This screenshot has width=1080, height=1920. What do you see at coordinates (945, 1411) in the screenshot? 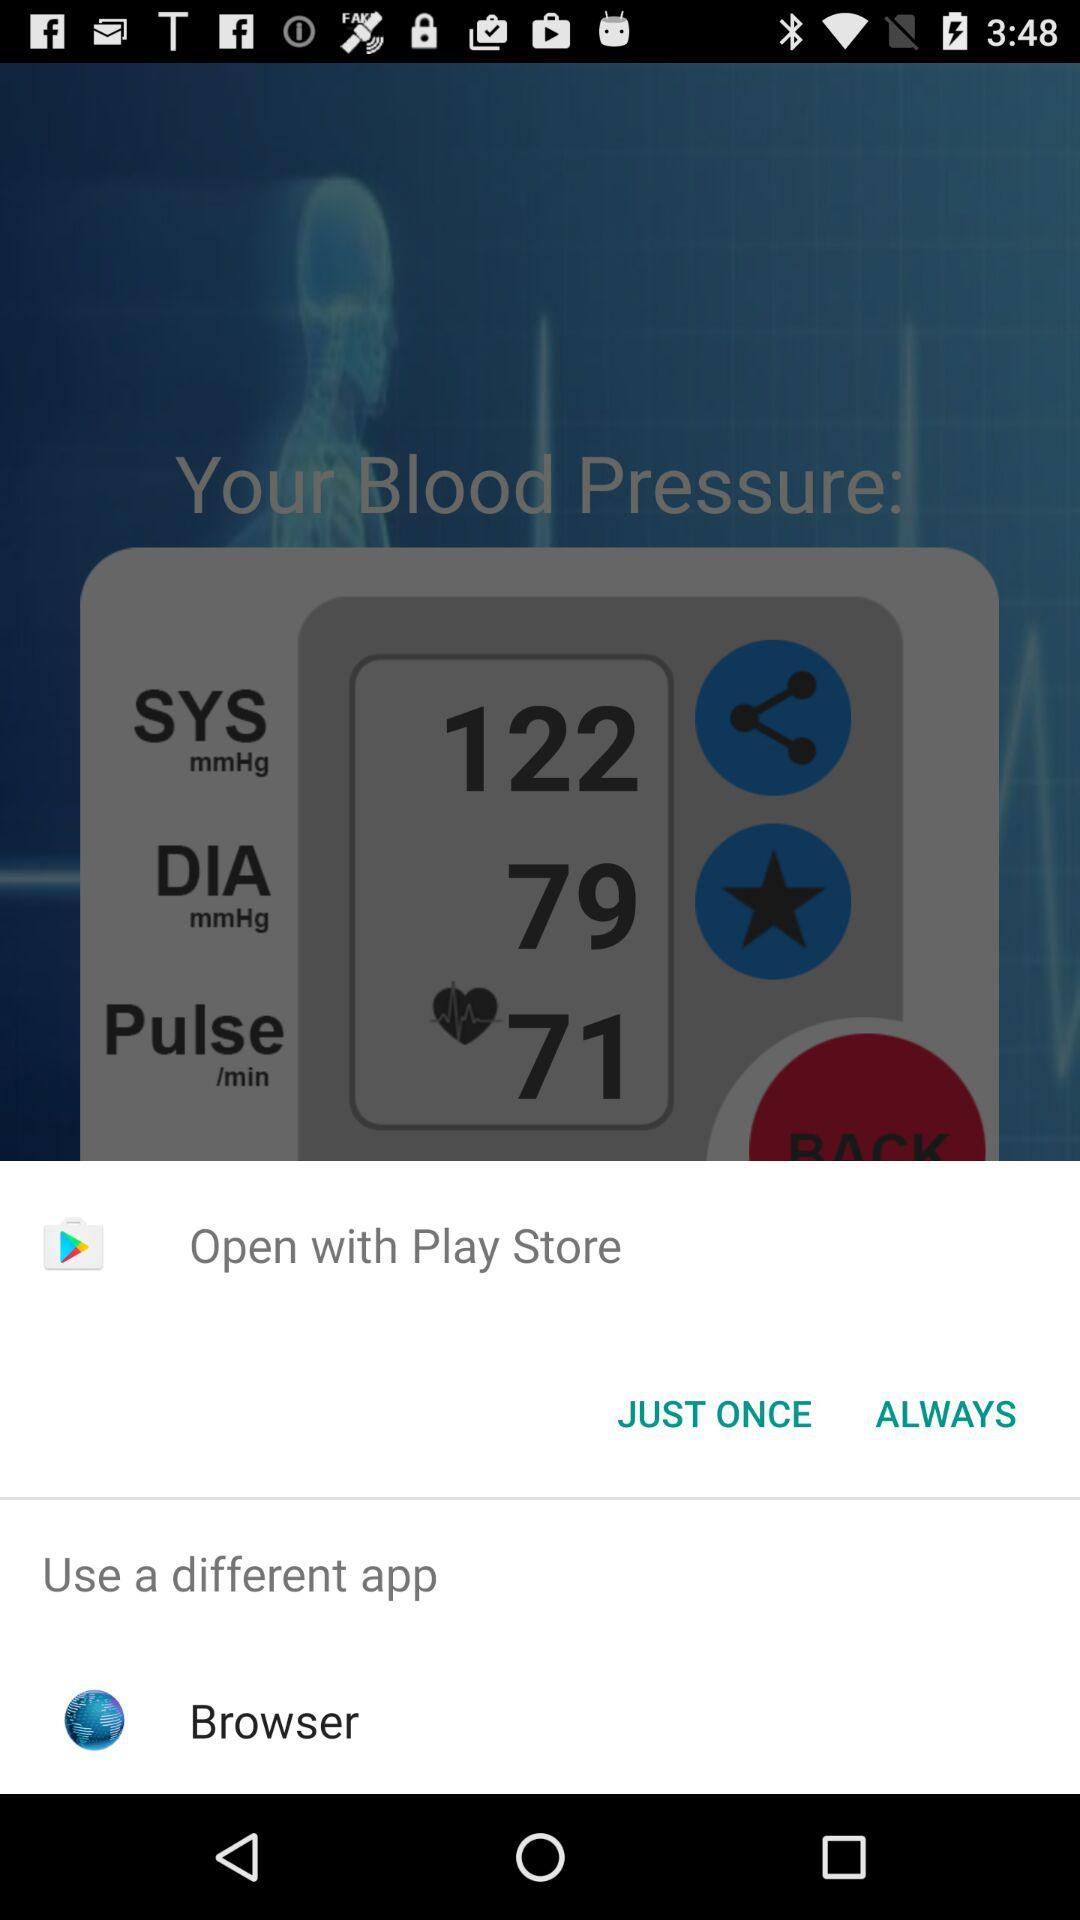
I see `item at the bottom right corner` at bounding box center [945, 1411].